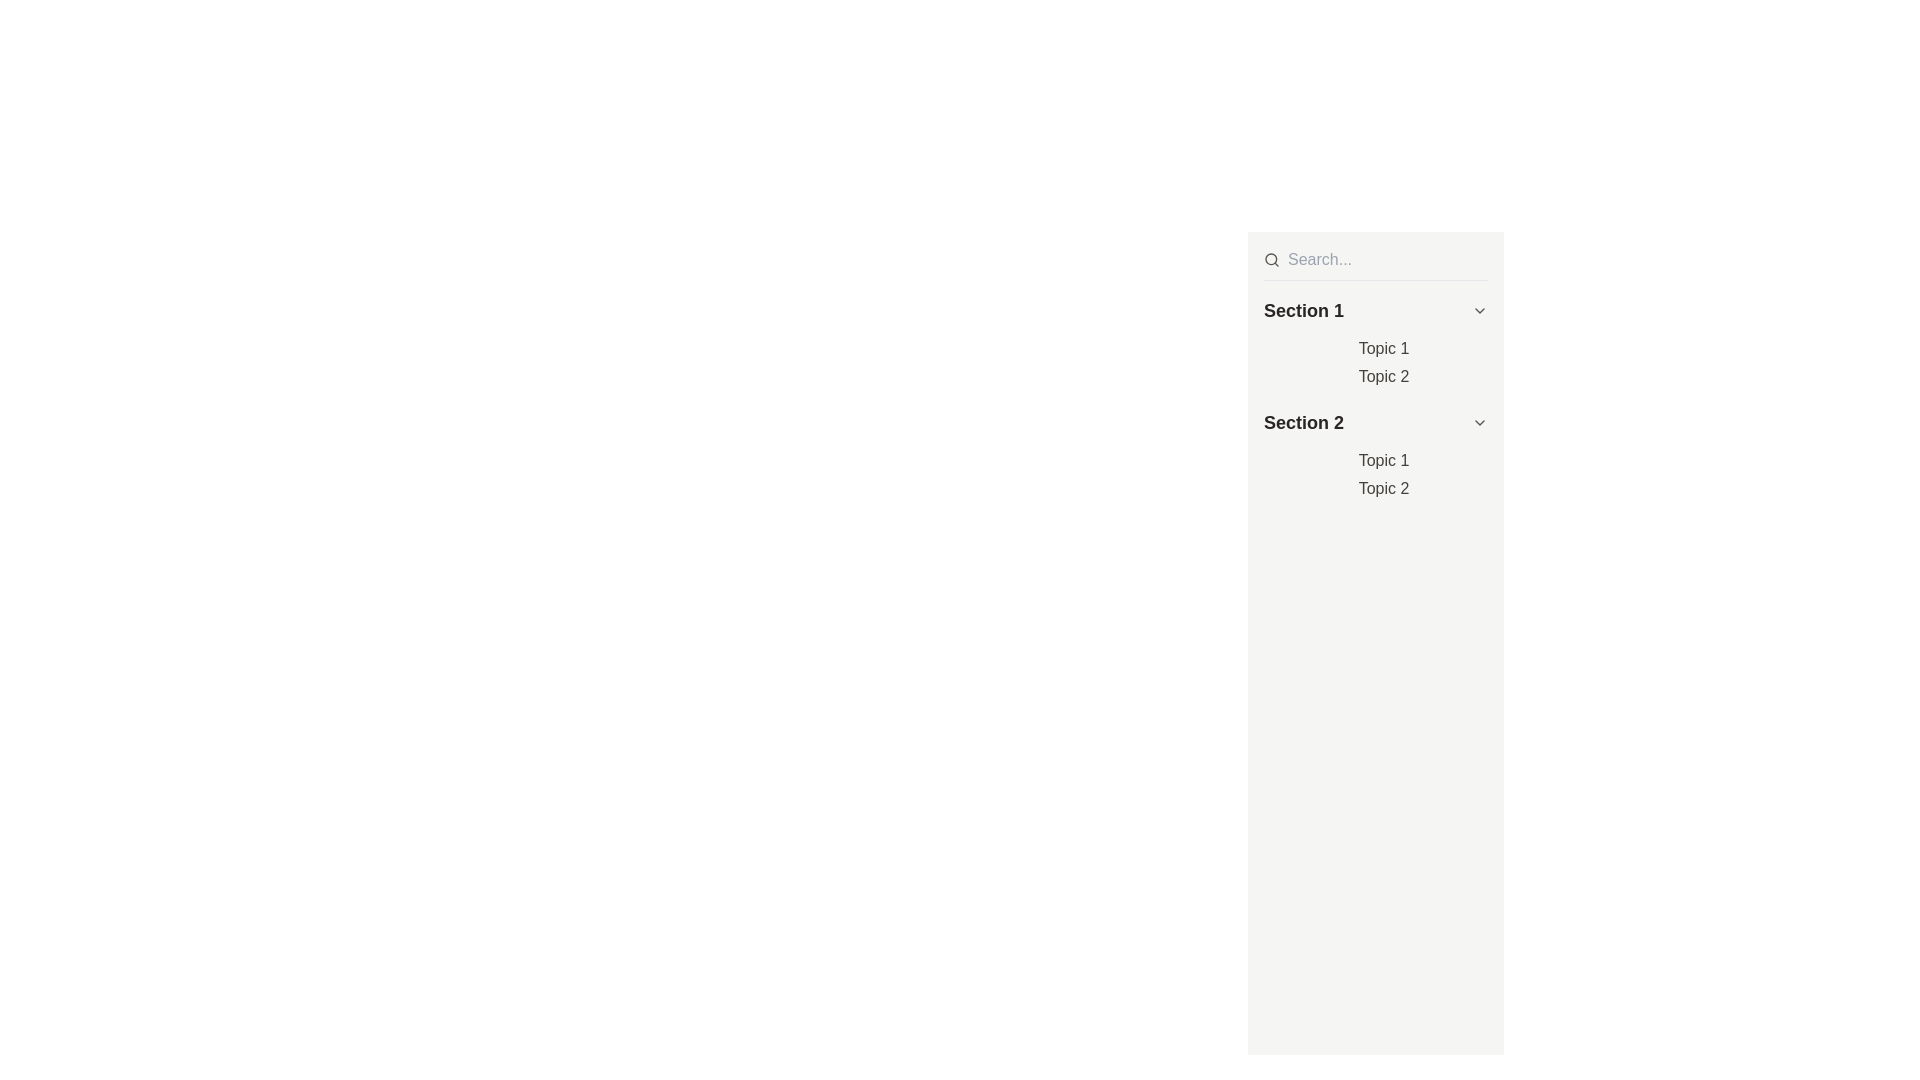 The image size is (1920, 1080). What do you see at coordinates (1270, 257) in the screenshot?
I see `the circular icon within the magnifying glass graphic that is part of the search symbol at the top left corner of the search bar for search functionality` at bounding box center [1270, 257].